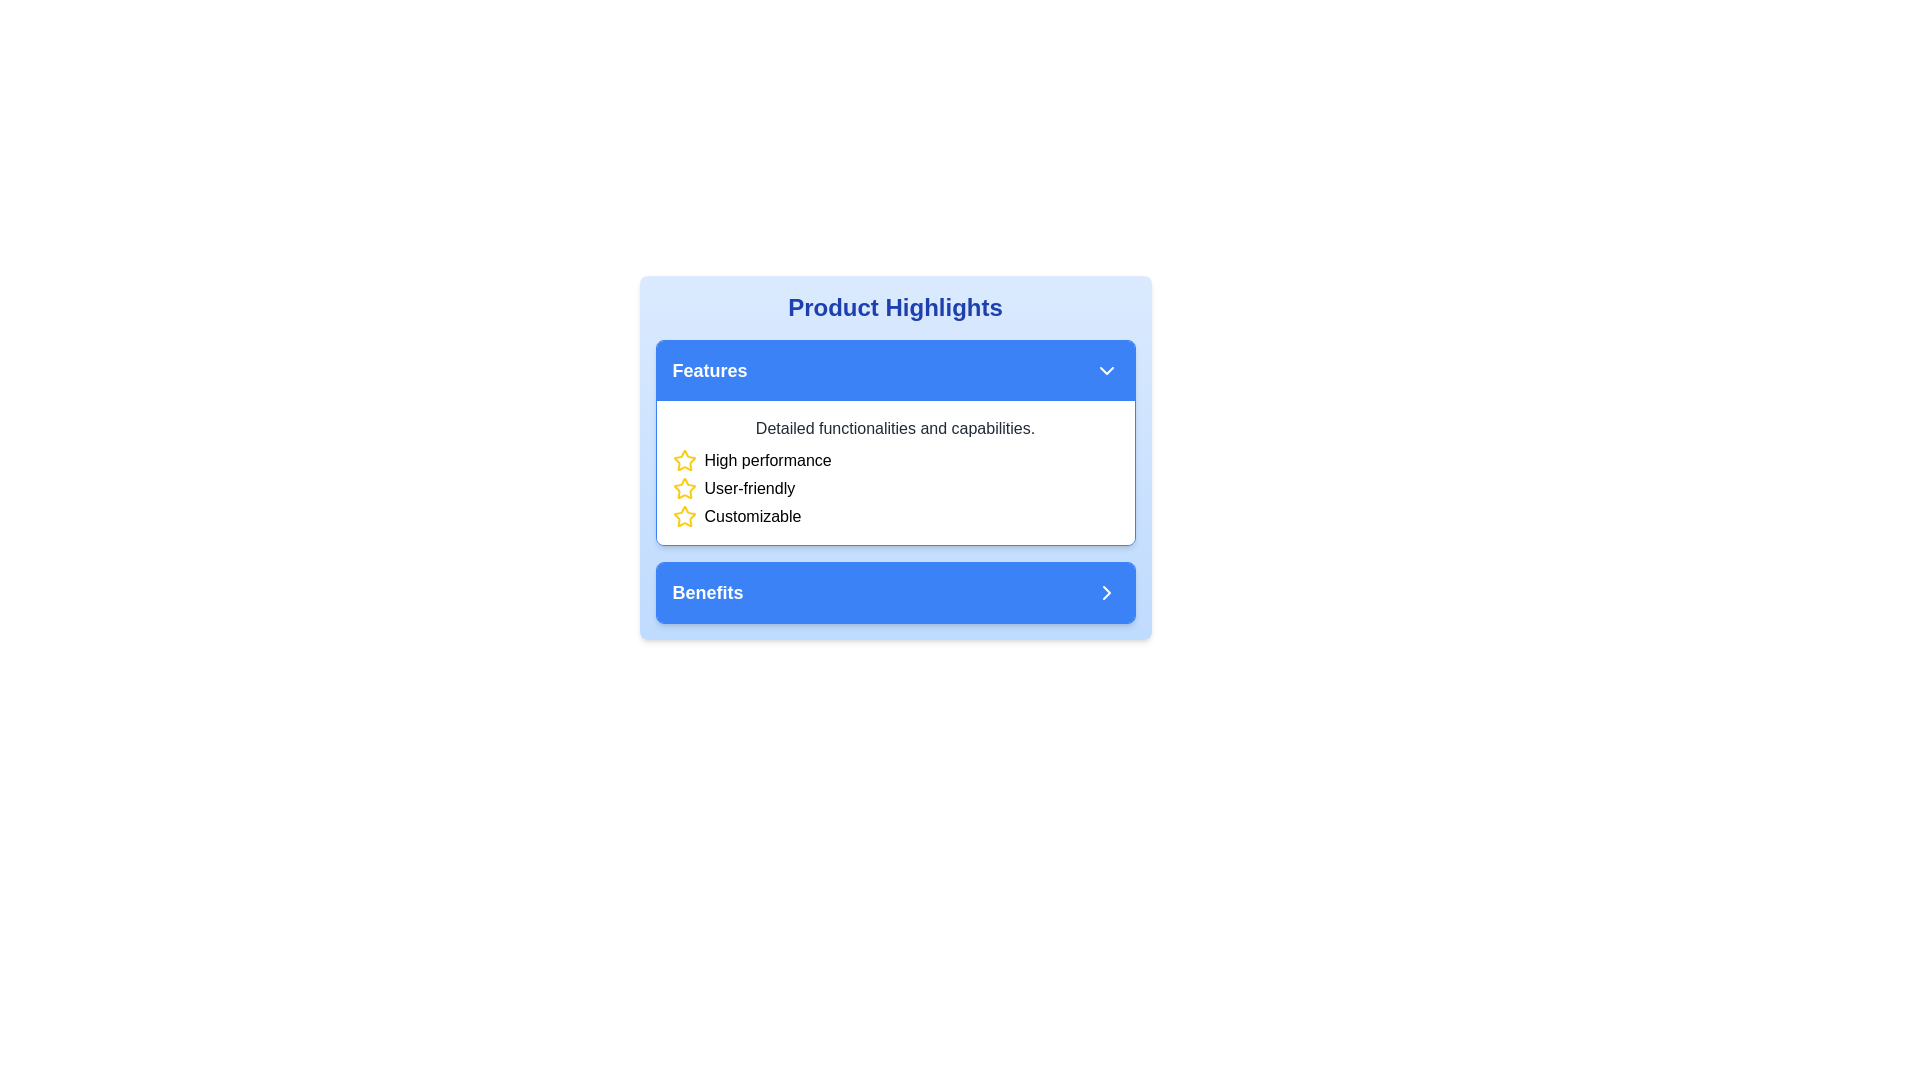 The width and height of the screenshot is (1920, 1080). Describe the element at coordinates (894, 592) in the screenshot. I see `the navigation button located at the bottom section of the card-like module` at that location.